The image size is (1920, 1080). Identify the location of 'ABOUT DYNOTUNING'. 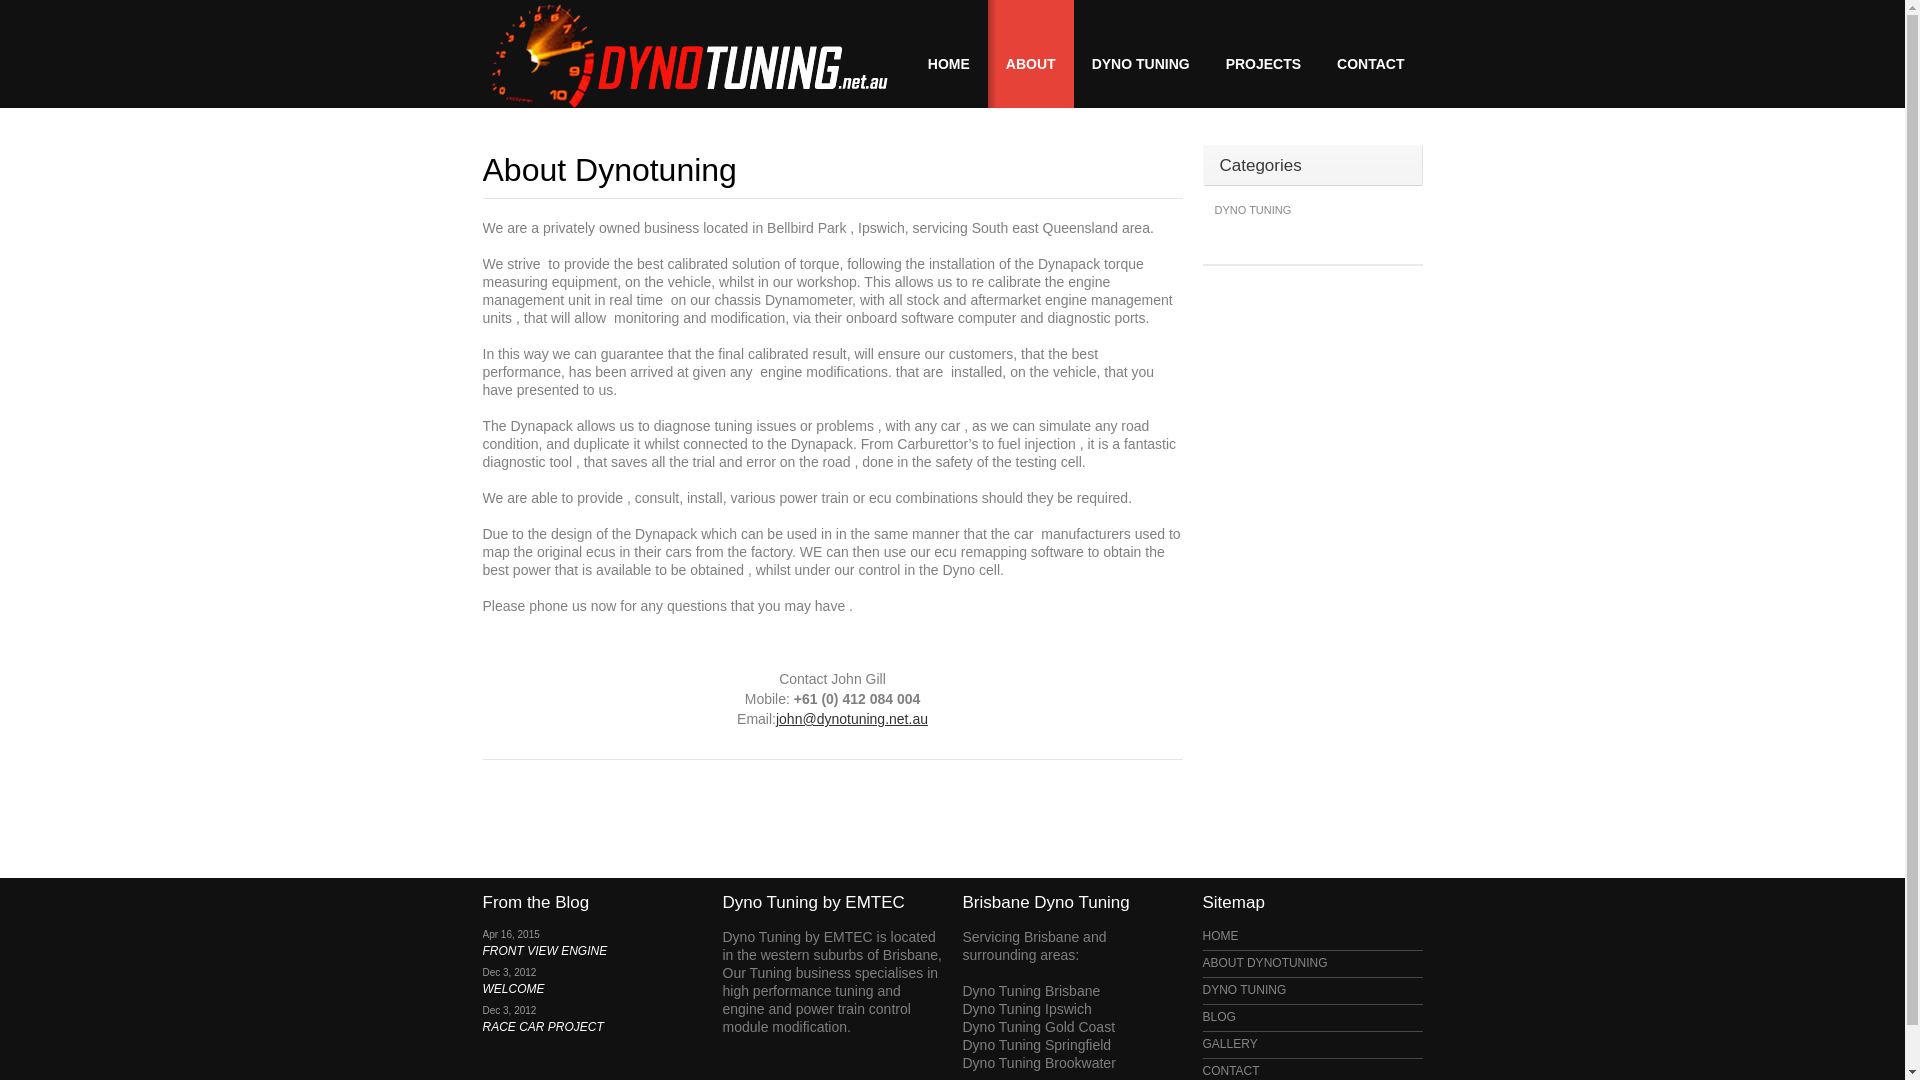
(1200, 962).